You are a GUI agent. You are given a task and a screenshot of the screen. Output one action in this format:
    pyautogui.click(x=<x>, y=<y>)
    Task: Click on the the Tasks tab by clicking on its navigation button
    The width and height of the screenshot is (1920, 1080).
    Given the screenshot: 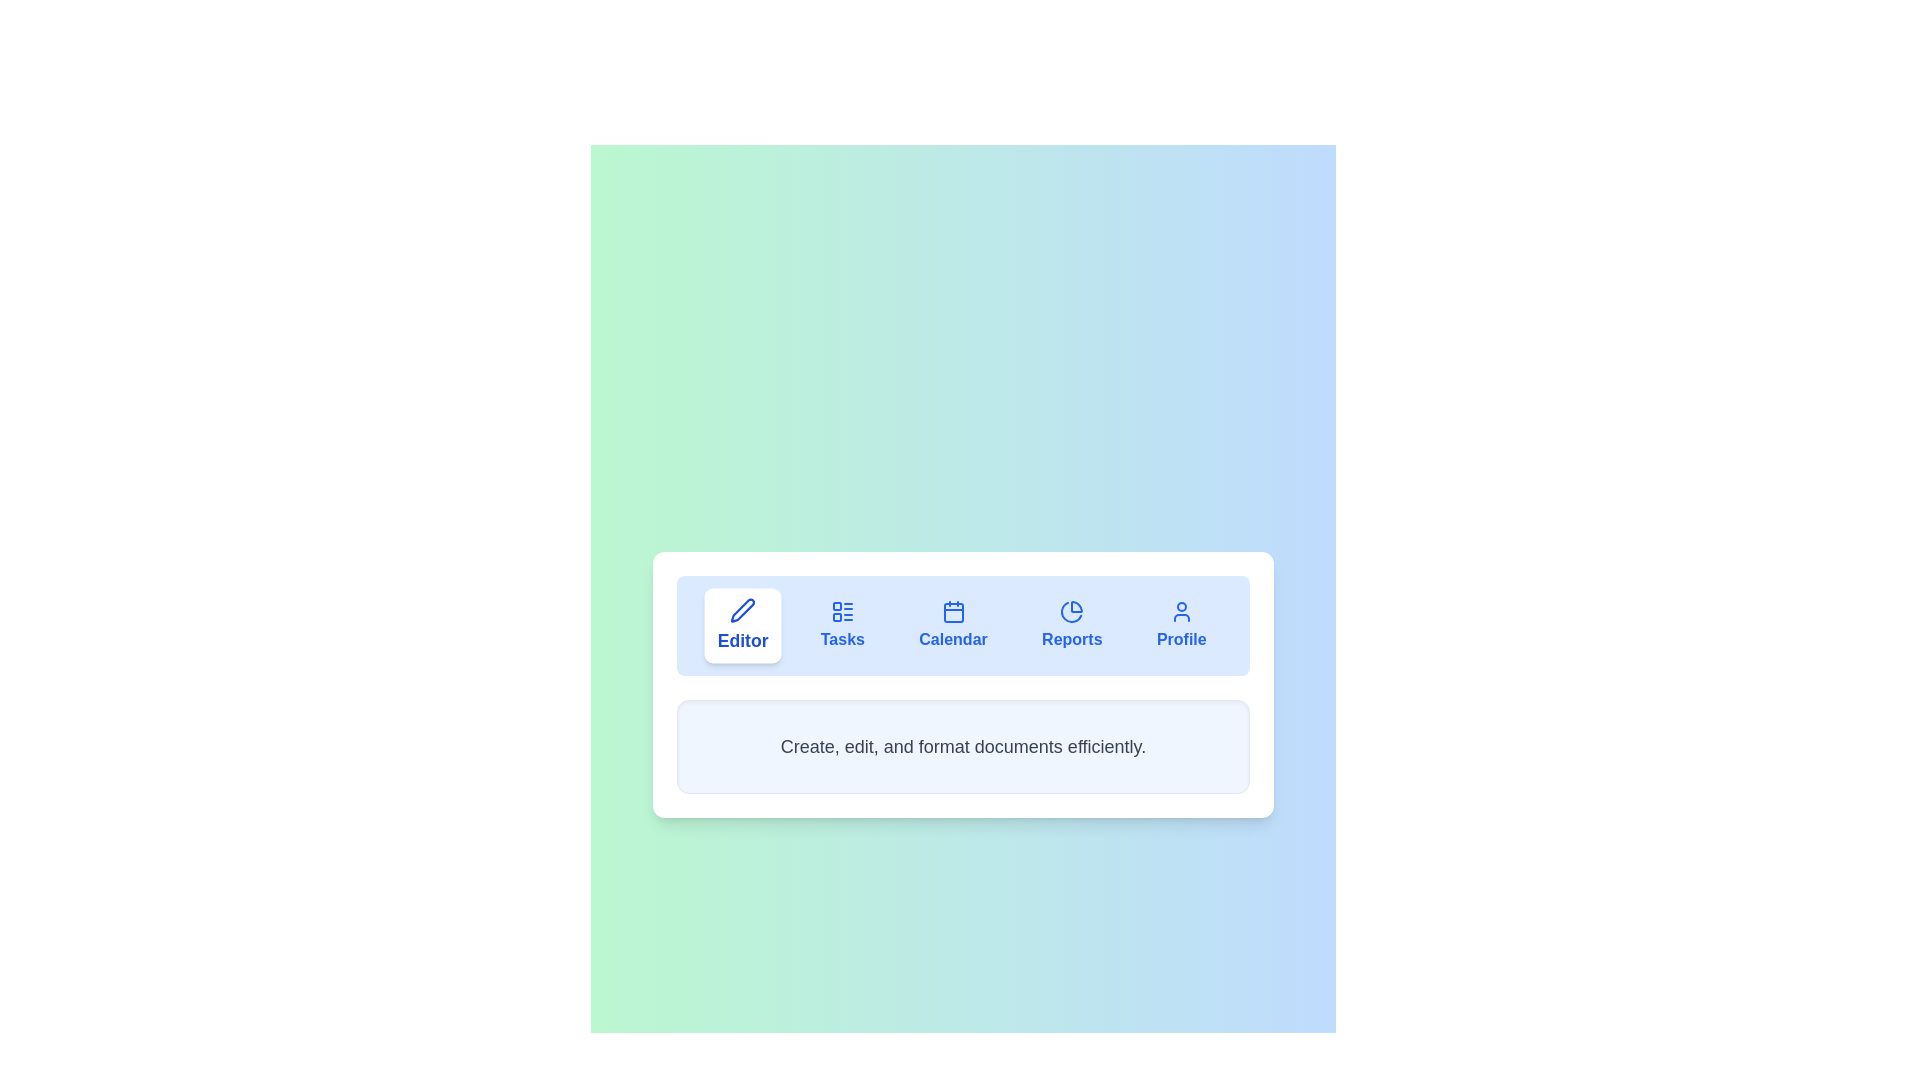 What is the action you would take?
    pyautogui.click(x=841, y=624)
    